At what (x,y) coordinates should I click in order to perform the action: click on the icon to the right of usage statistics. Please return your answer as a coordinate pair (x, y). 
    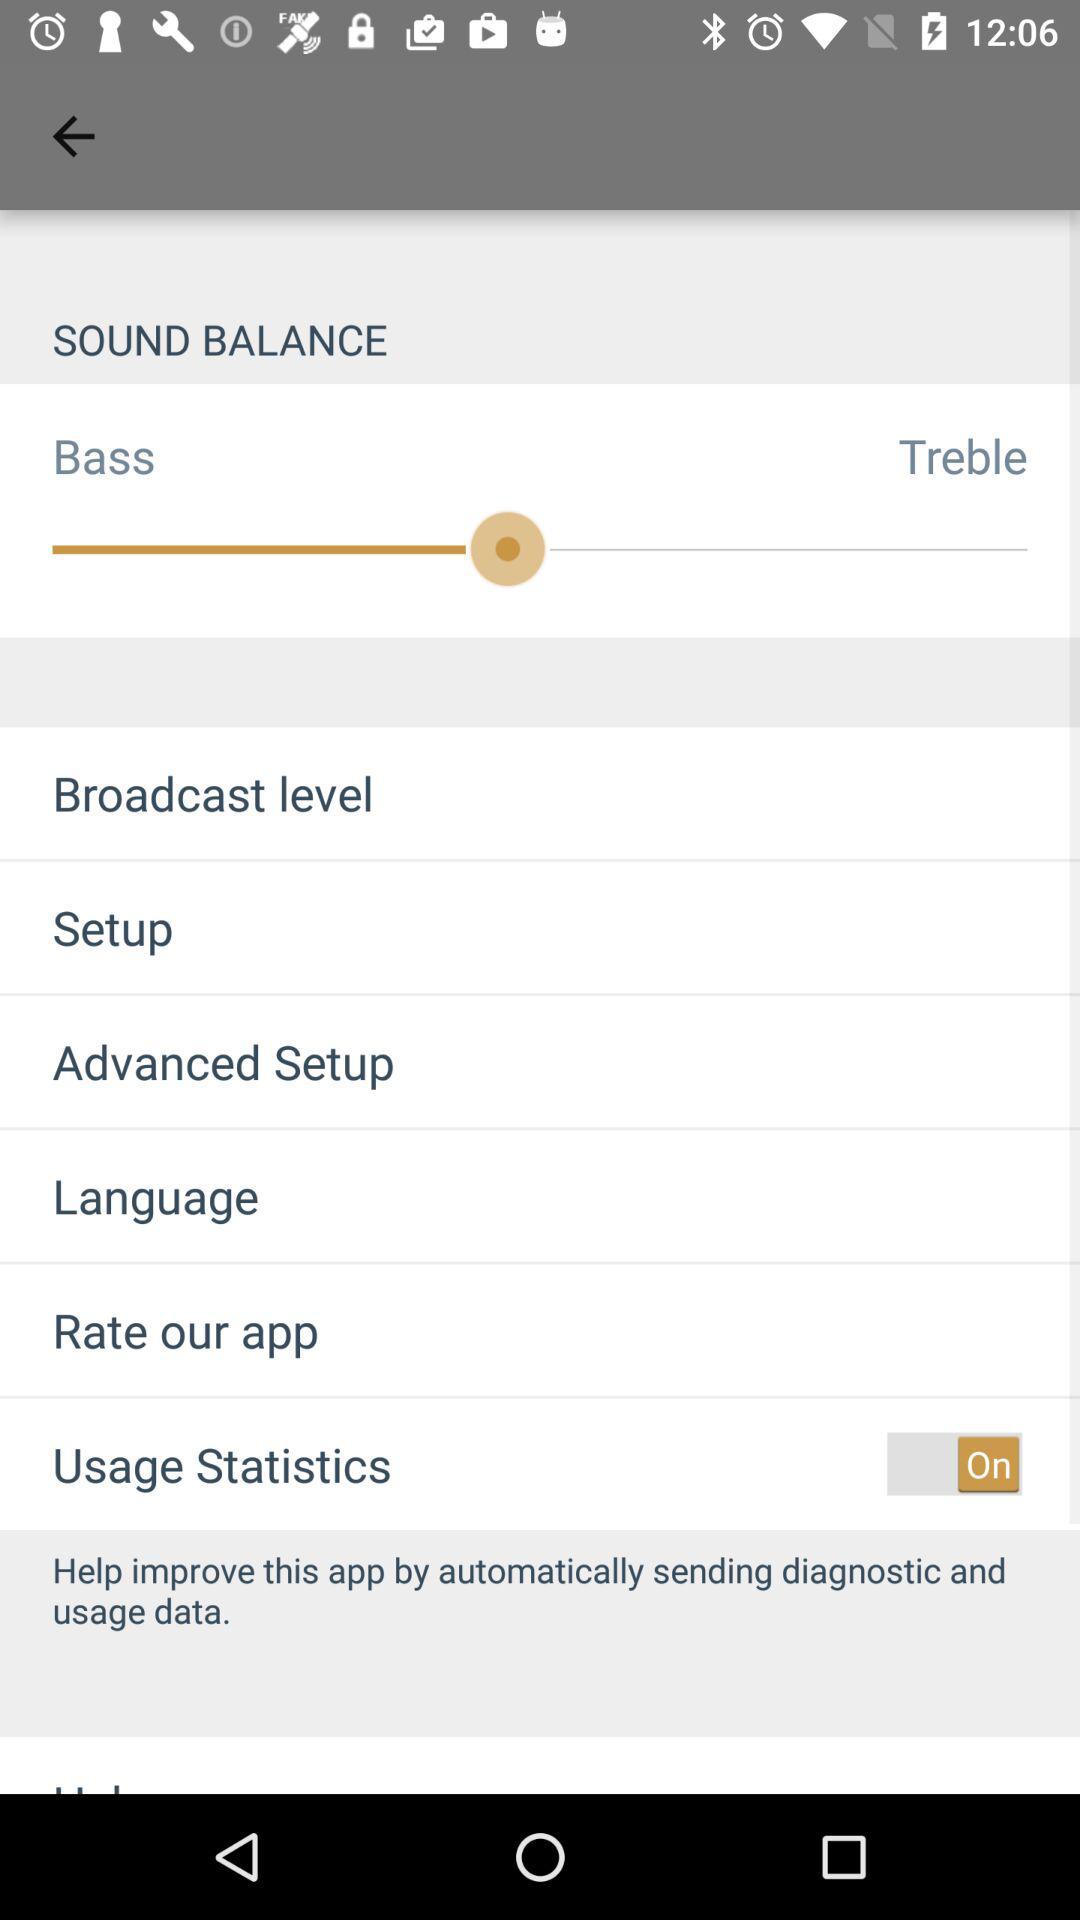
    Looking at the image, I should click on (953, 1464).